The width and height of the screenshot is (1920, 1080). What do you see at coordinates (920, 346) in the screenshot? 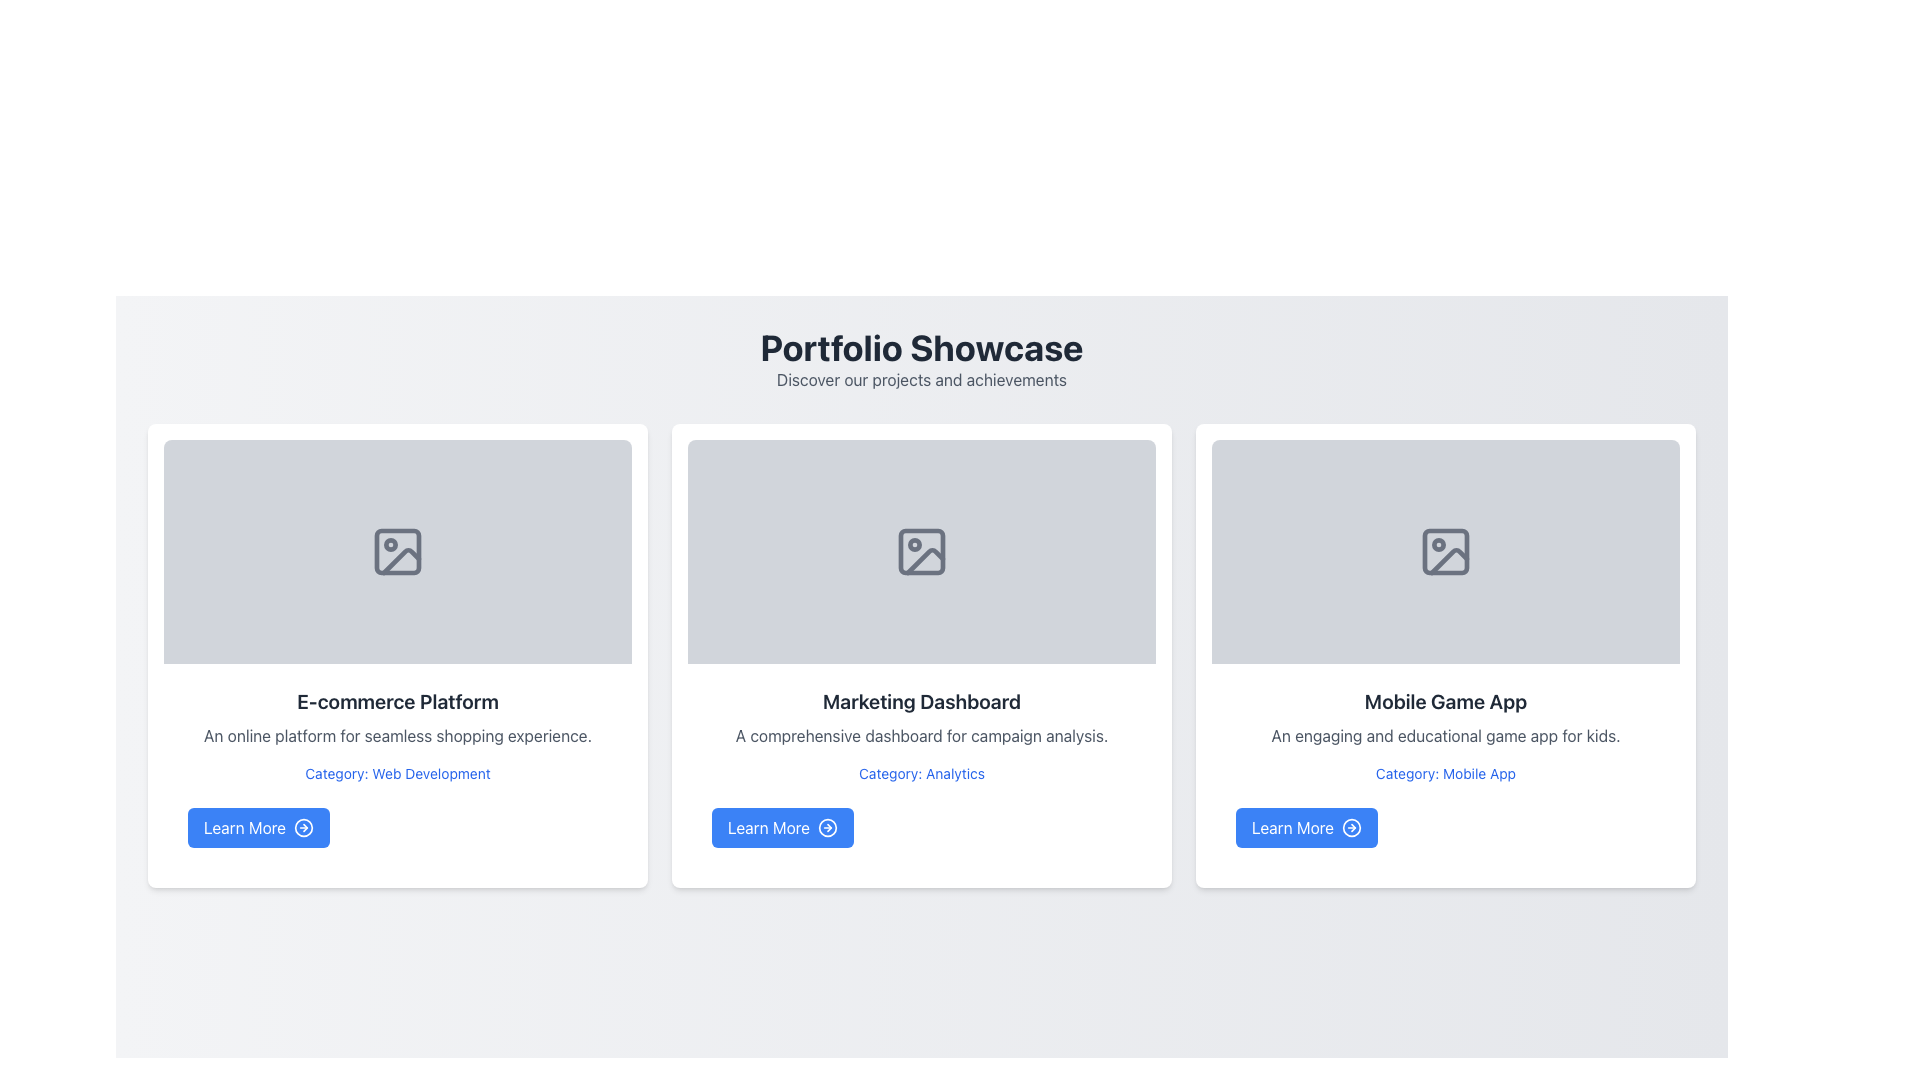
I see `the header text for the 'Portfolio Showcase' section, which is located above the text 'Discover our projects and achievements.'` at bounding box center [920, 346].